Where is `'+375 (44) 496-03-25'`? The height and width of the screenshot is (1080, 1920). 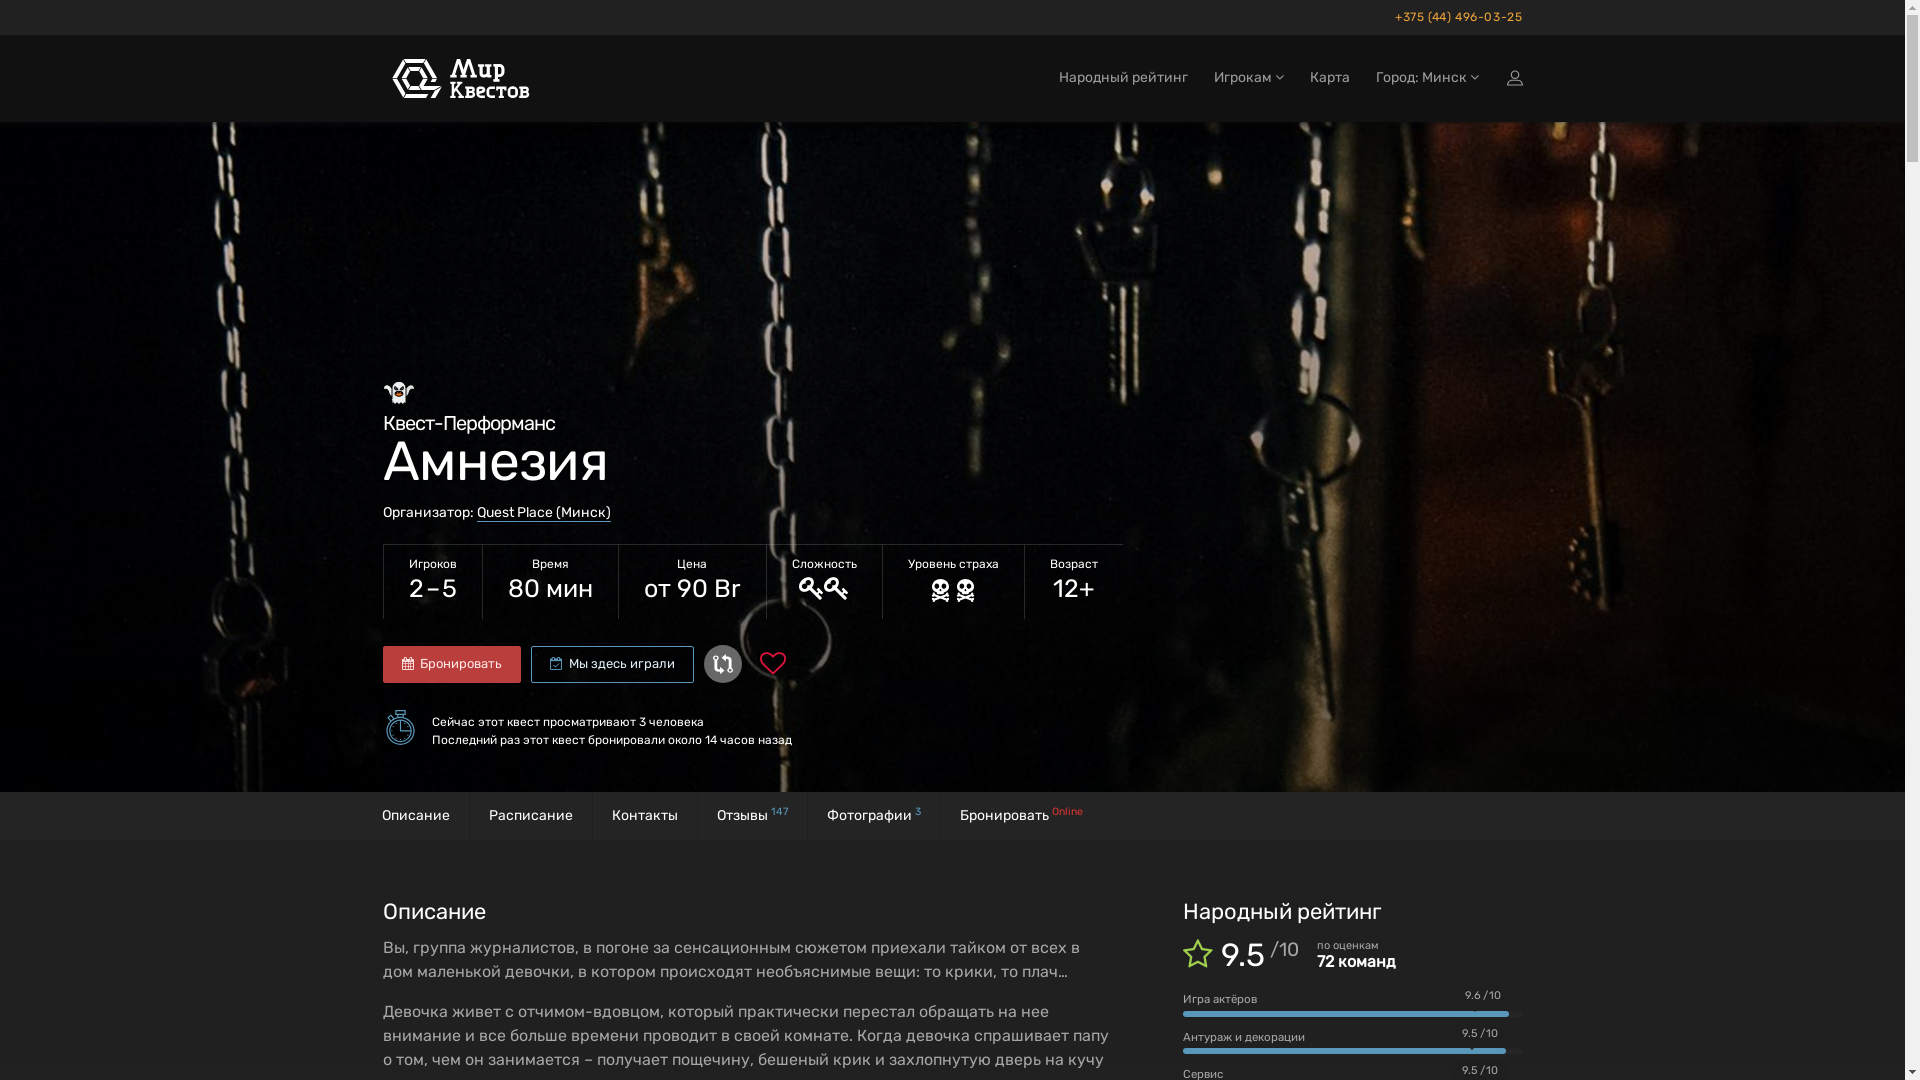
'+375 (44) 496-03-25' is located at coordinates (1453, 17).